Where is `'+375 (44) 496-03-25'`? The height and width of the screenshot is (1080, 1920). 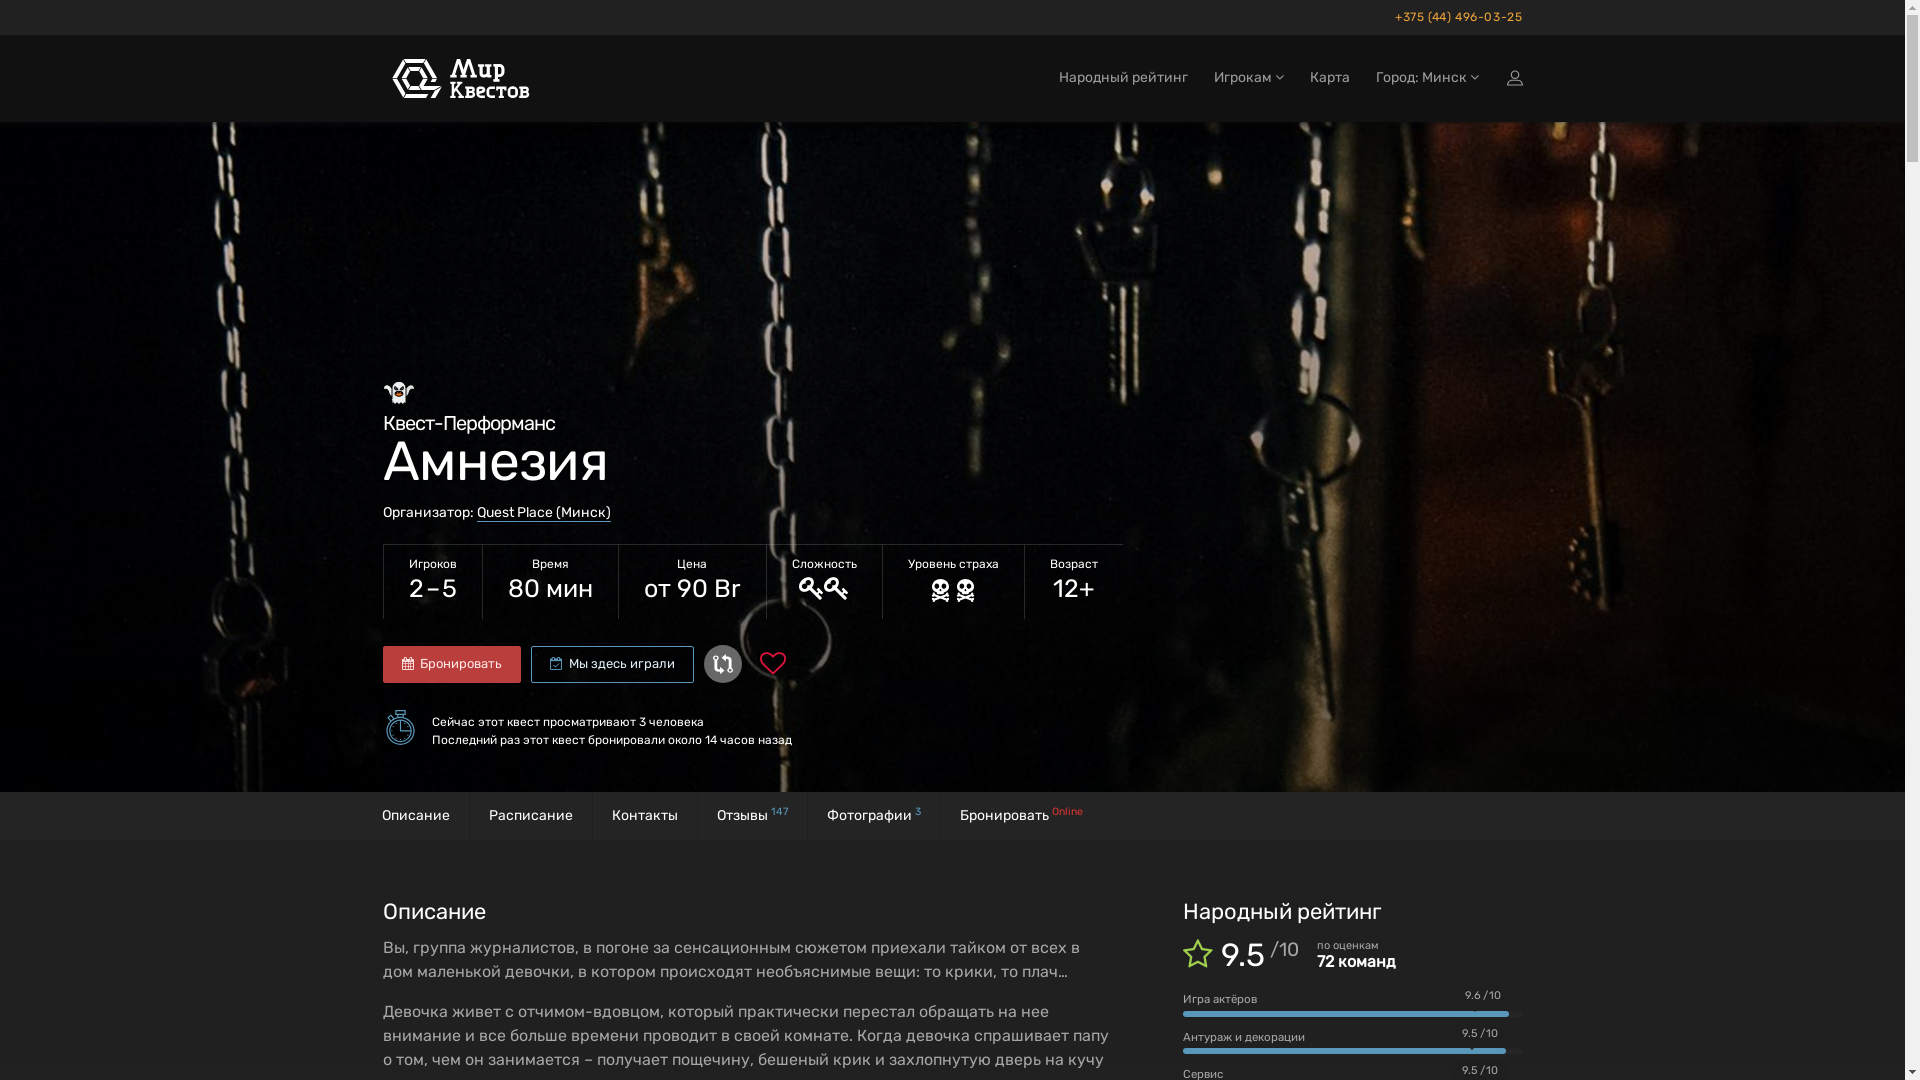
'+375 (44) 496-03-25' is located at coordinates (1453, 17).